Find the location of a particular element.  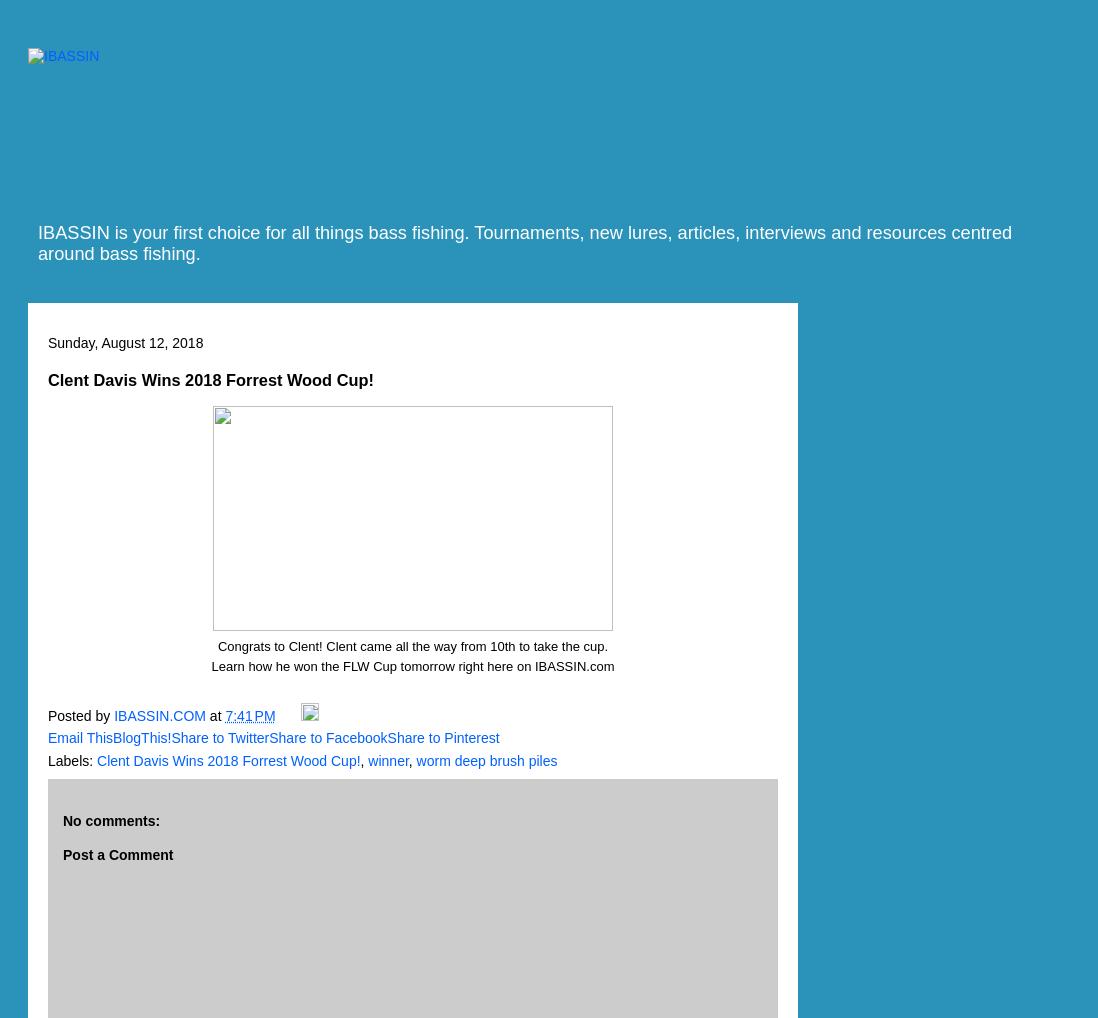

'Share to Twitter' is located at coordinates (219, 737).